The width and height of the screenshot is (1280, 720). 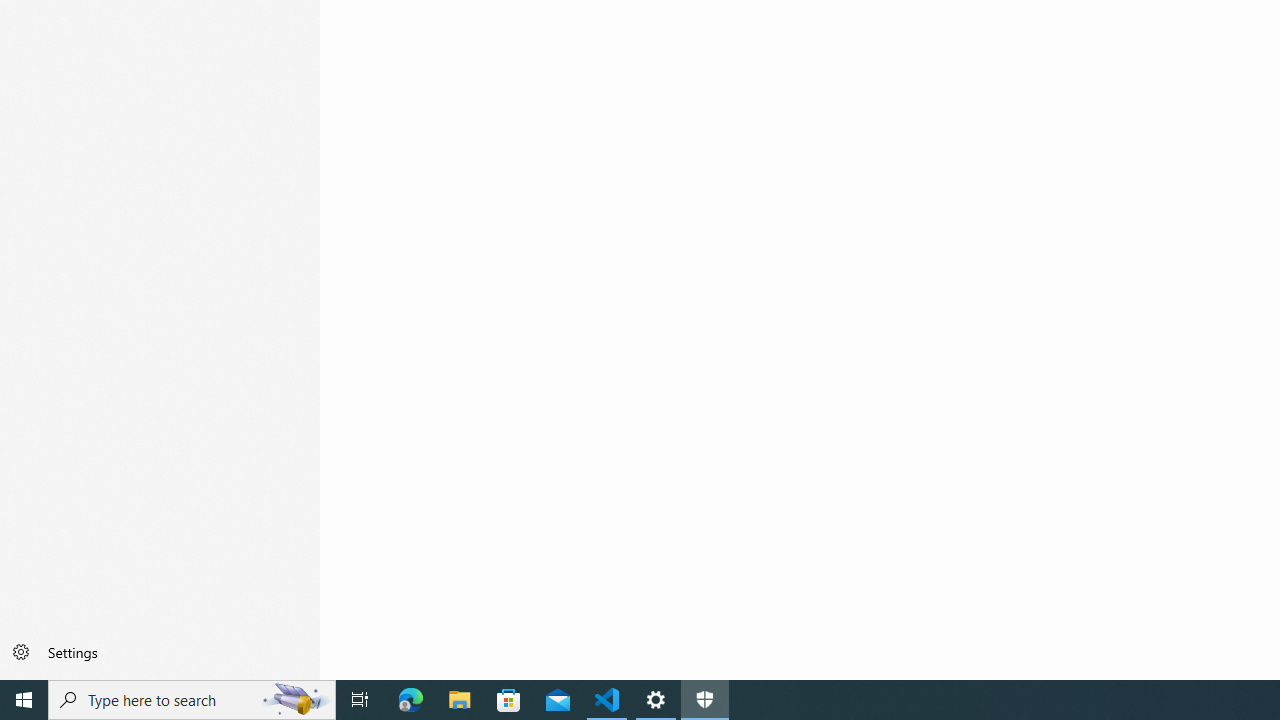 What do you see at coordinates (656, 698) in the screenshot?
I see `'Settings - 1 running window'` at bounding box center [656, 698].